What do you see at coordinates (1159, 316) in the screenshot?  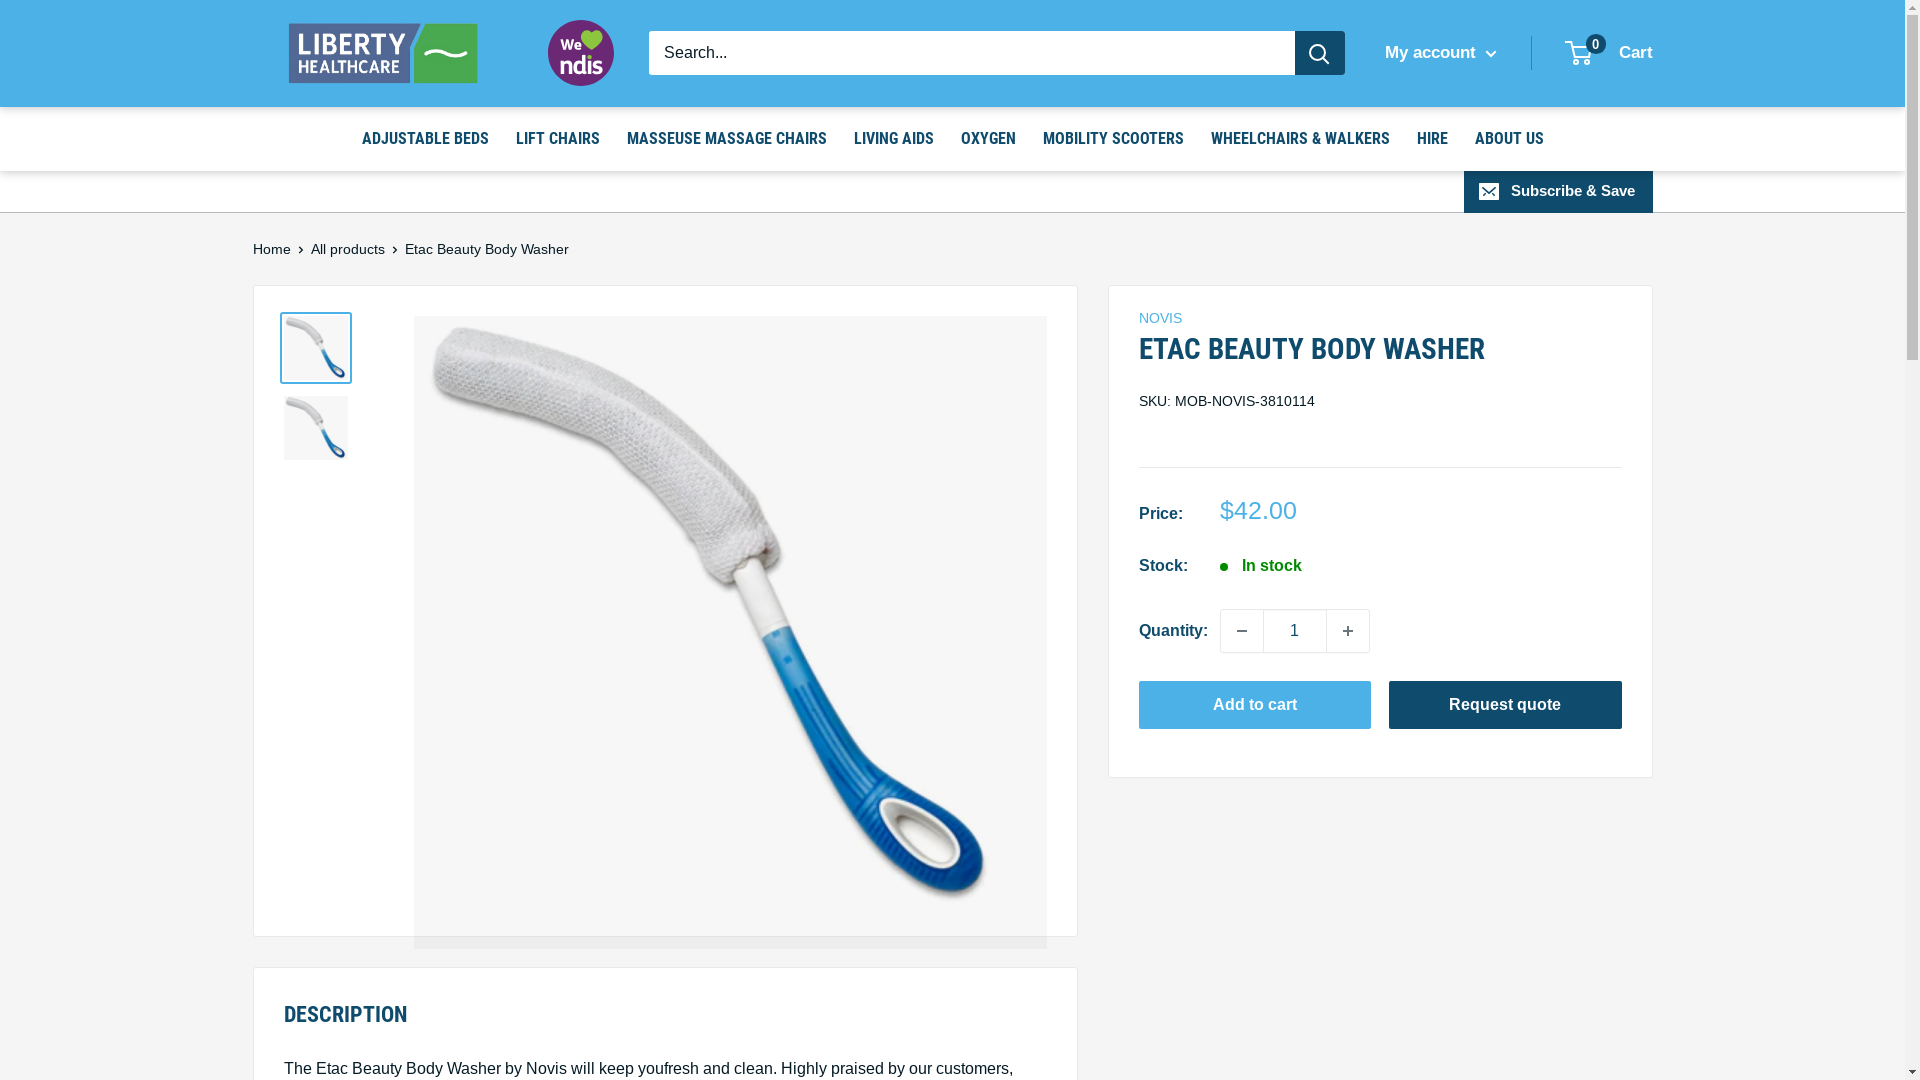 I see `'NOVIS'` at bounding box center [1159, 316].